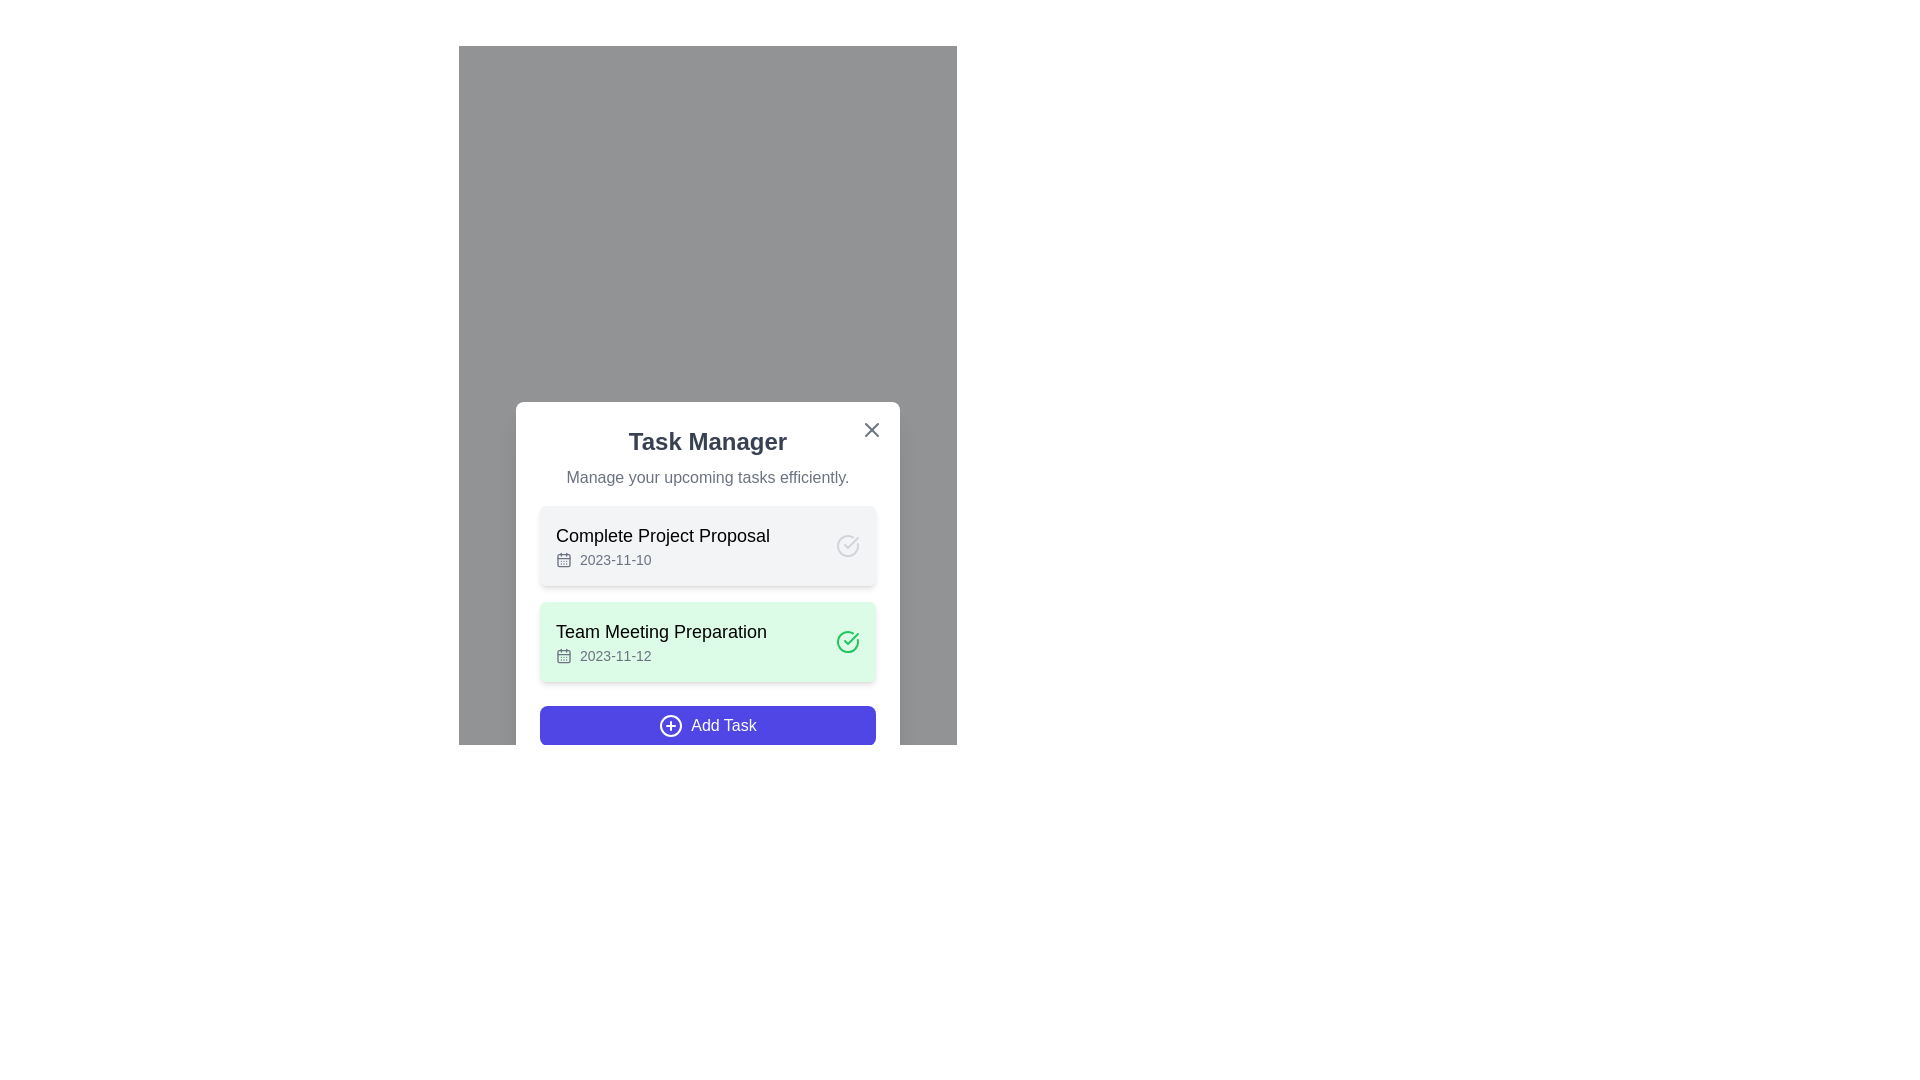 The image size is (1920, 1080). Describe the element at coordinates (563, 559) in the screenshot. I see `the graphical decoration within the calendar icon that indicates a specific state or feature, located in the first task item of the task list` at that location.